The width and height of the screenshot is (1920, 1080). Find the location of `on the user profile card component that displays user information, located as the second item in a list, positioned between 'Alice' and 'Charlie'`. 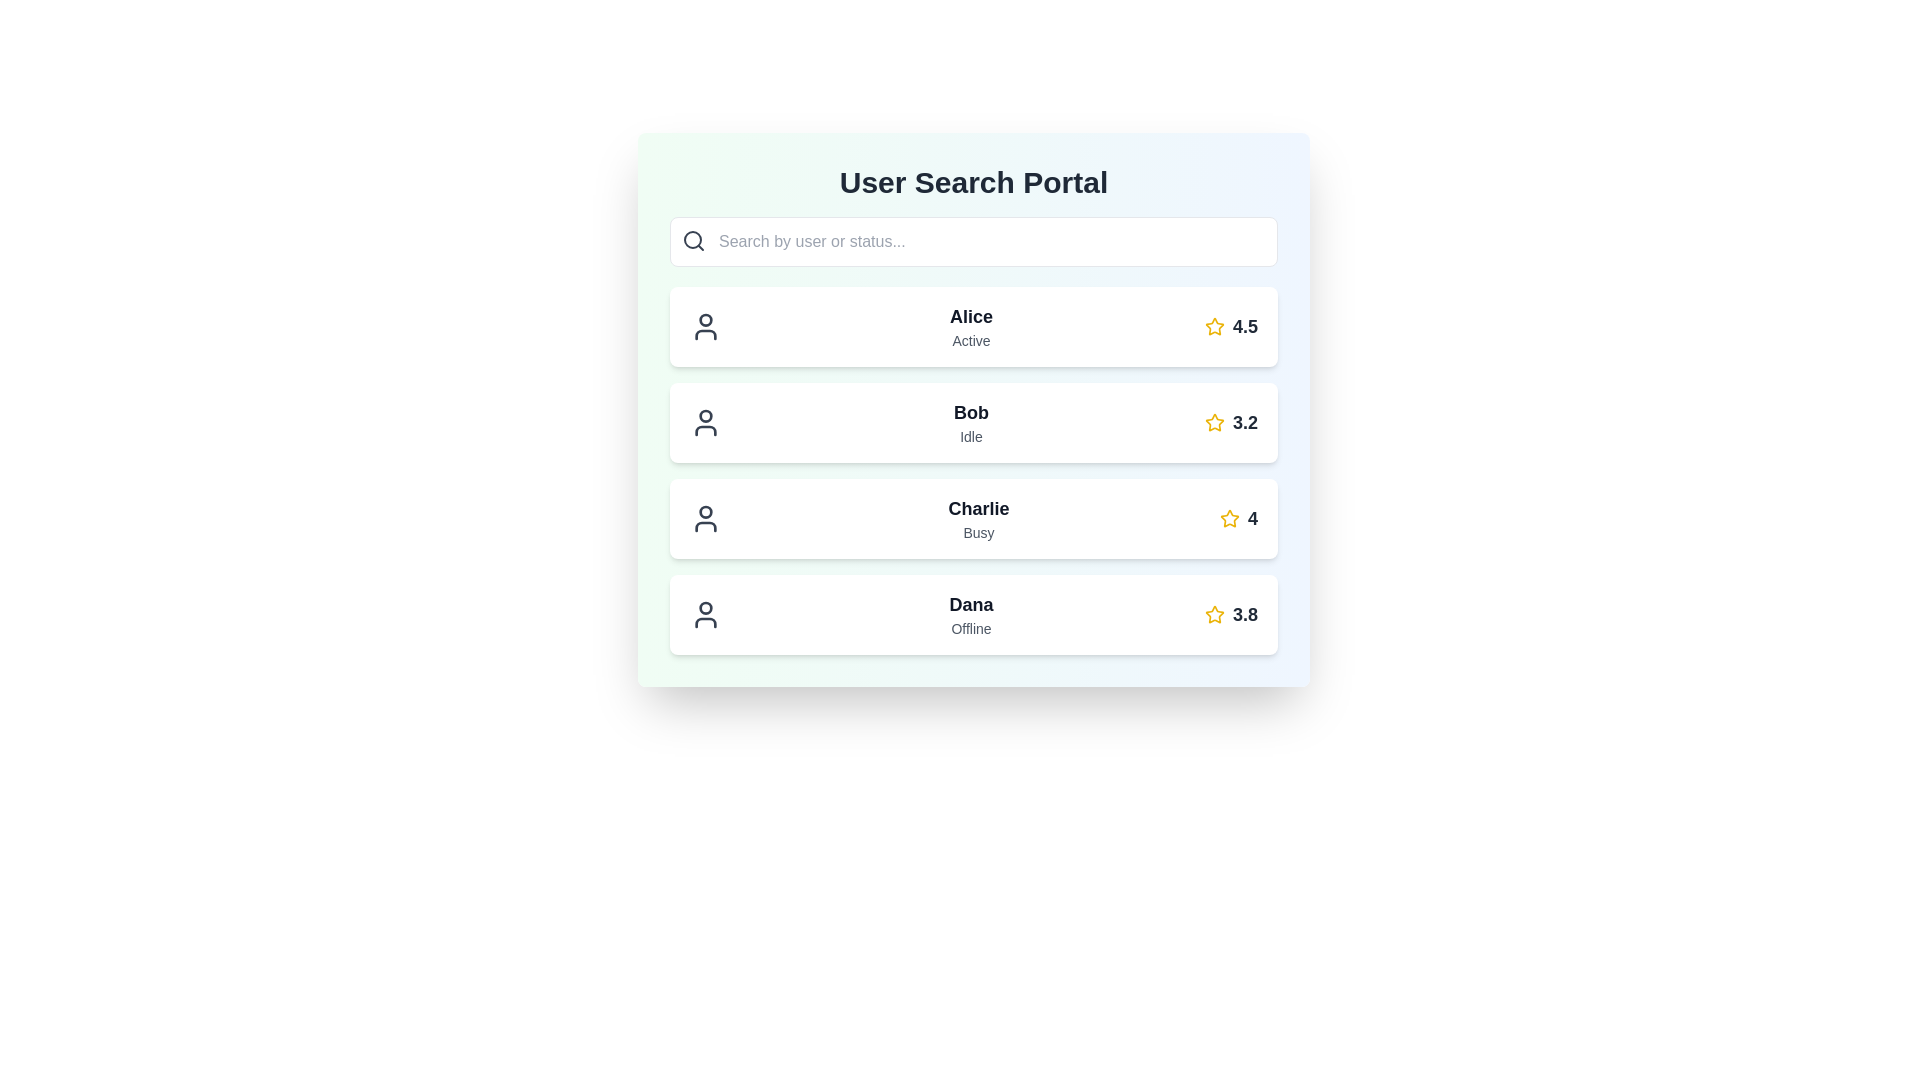

on the user profile card component that displays user information, located as the second item in a list, positioned between 'Alice' and 'Charlie' is located at coordinates (974, 422).